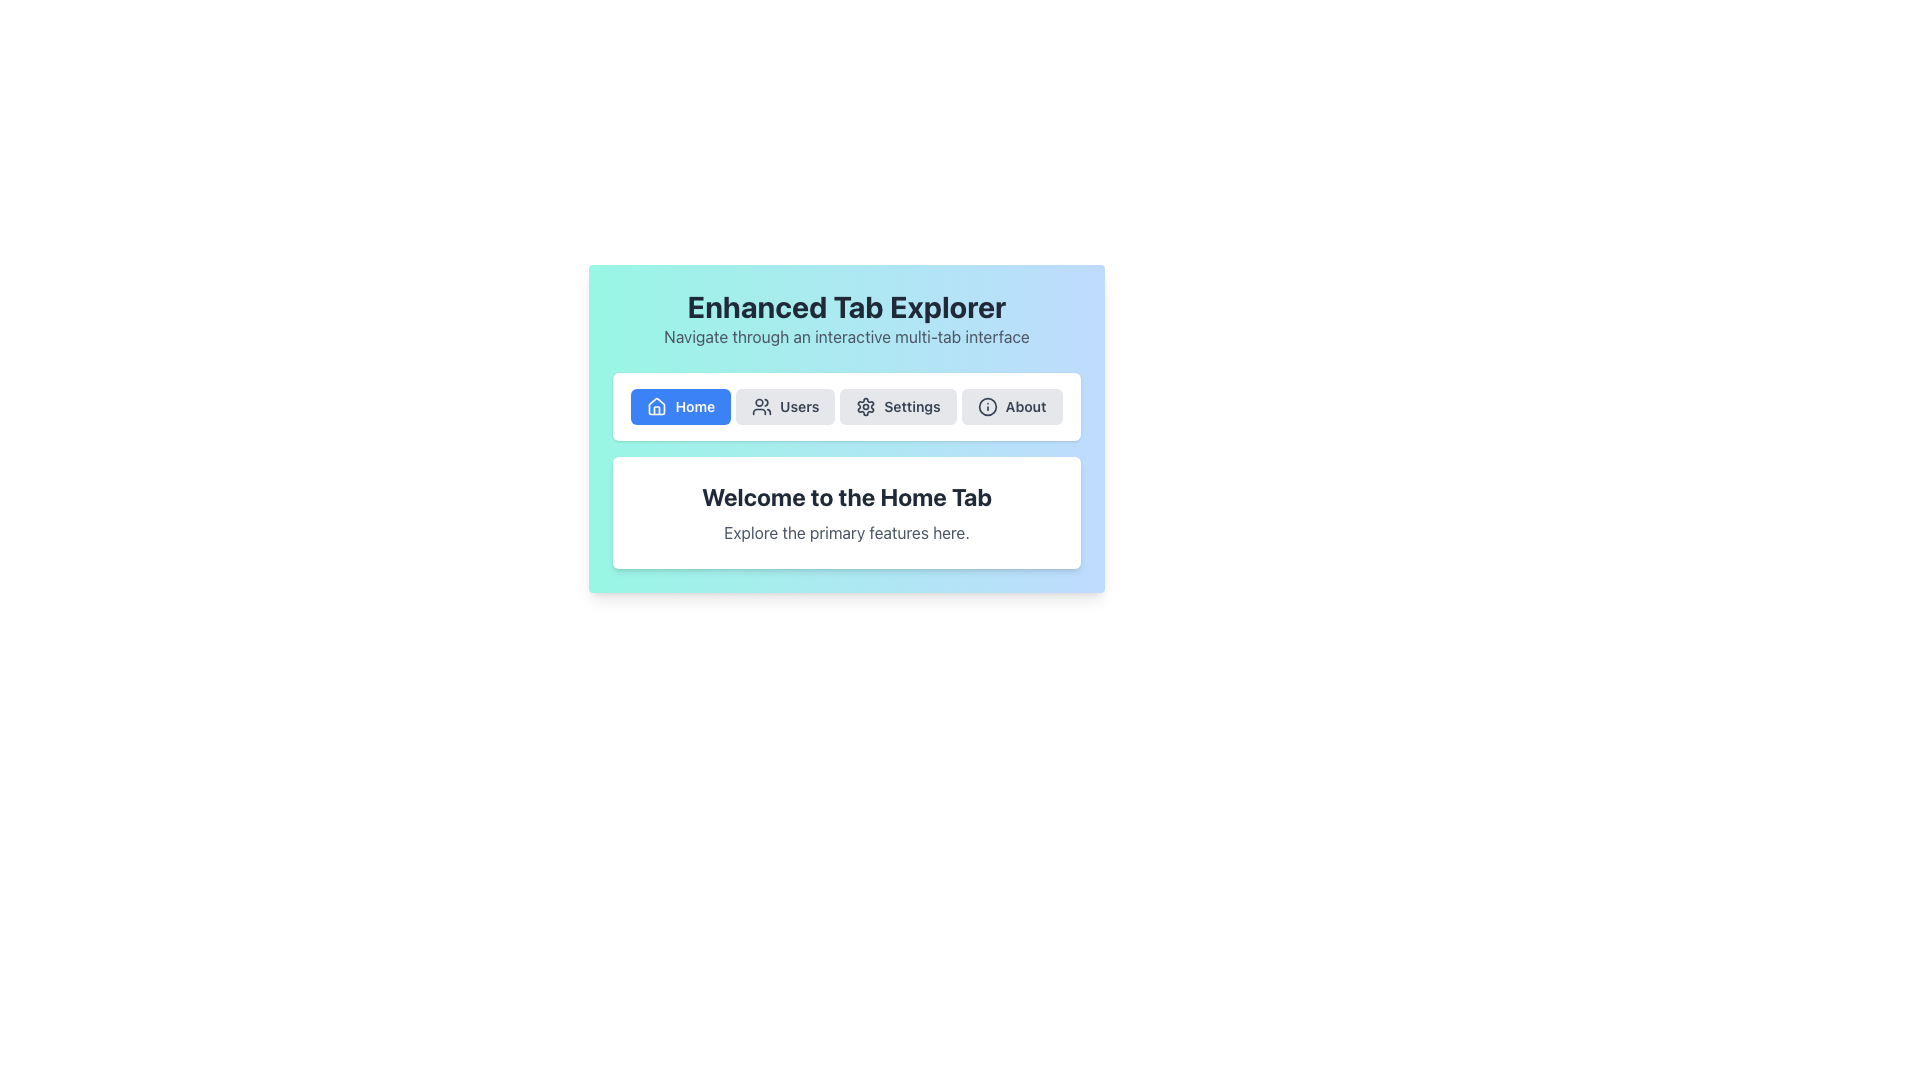 The image size is (1920, 1080). What do you see at coordinates (761, 406) in the screenshot?
I see `the small icon representing two stylized human figures` at bounding box center [761, 406].